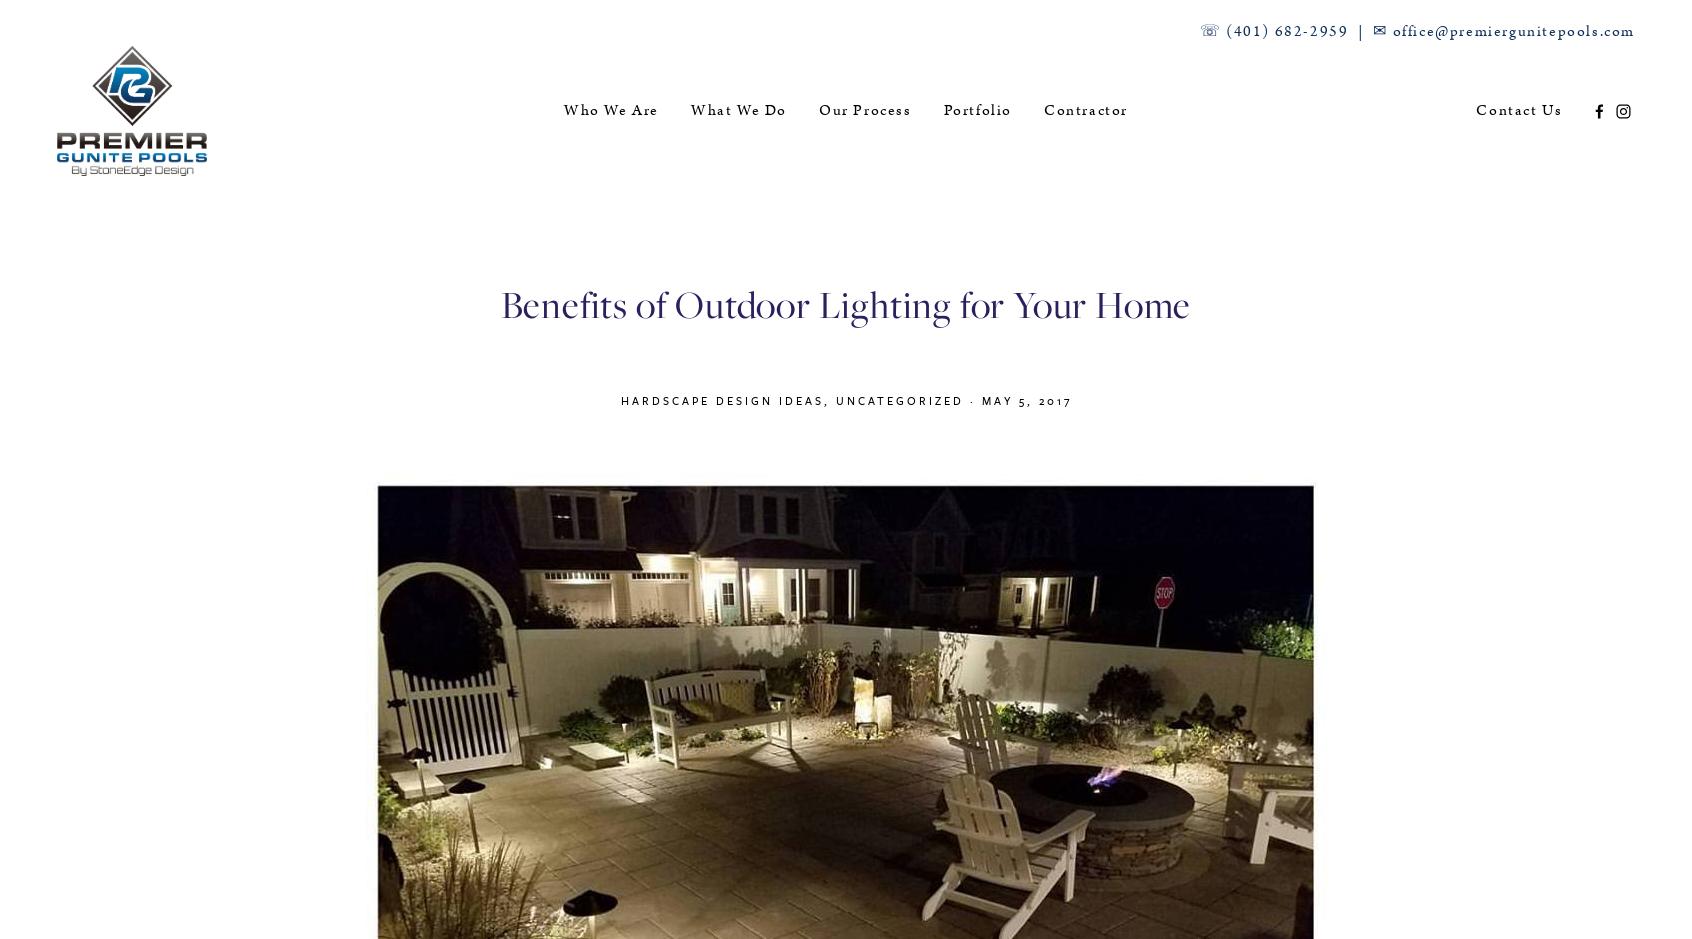 The width and height of the screenshot is (1692, 939). Describe the element at coordinates (845, 304) in the screenshot. I see `'Benefits of Outdoor Lighting for Your Home'` at that location.